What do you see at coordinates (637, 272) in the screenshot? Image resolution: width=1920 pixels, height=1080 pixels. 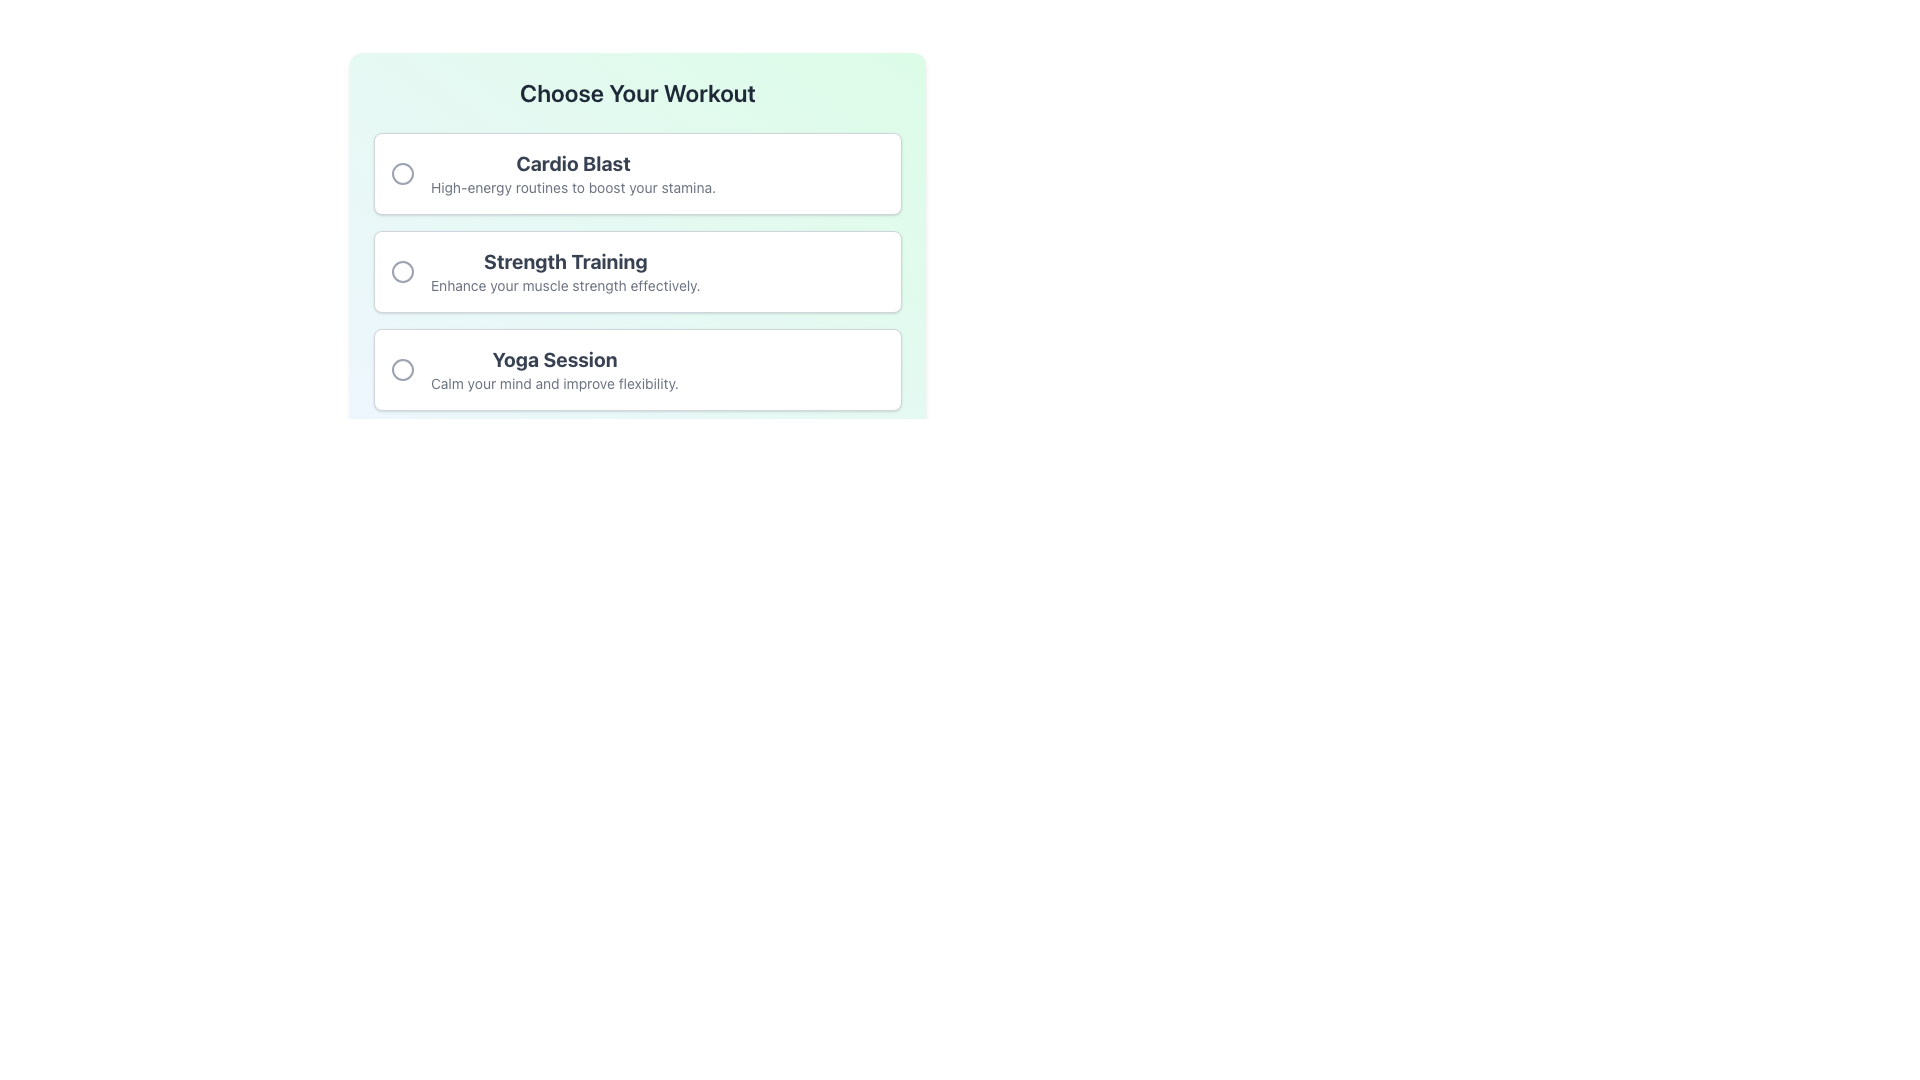 I see `the middle option in the Option card` at bounding box center [637, 272].